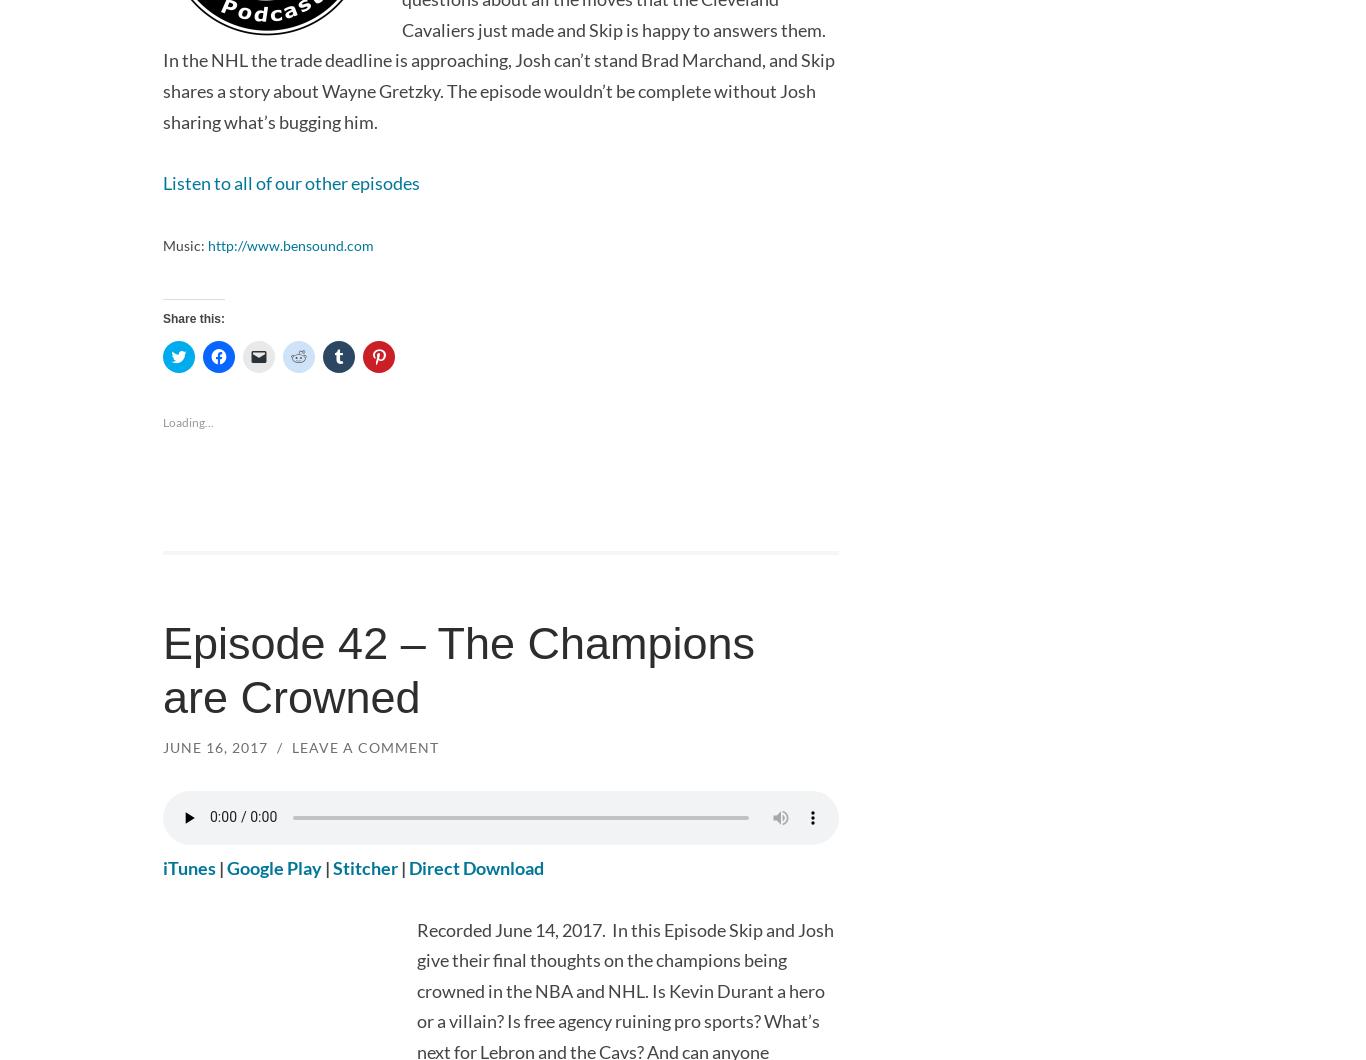 The height and width of the screenshot is (1060, 1366). What do you see at coordinates (188, 868) in the screenshot?
I see `'iTunes'` at bounding box center [188, 868].